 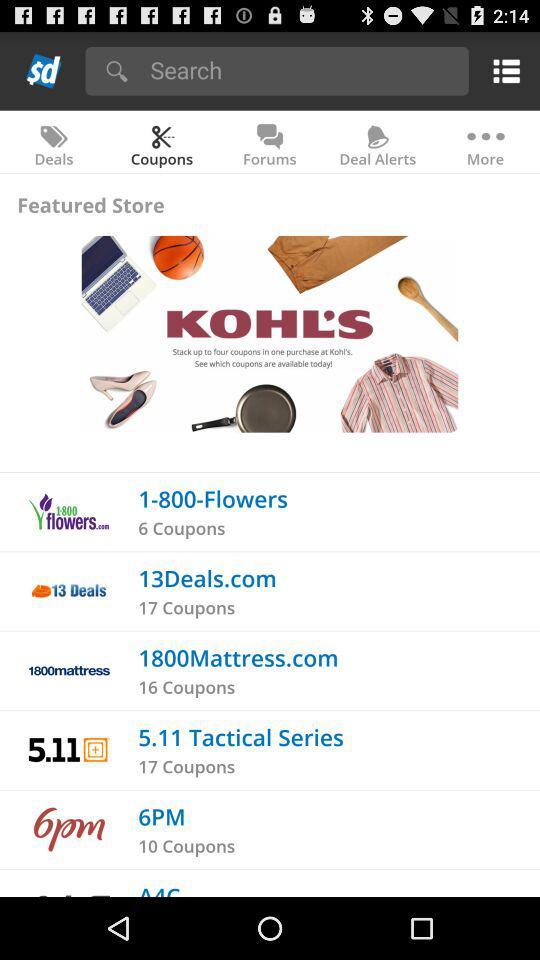 What do you see at coordinates (502, 70) in the screenshot?
I see `open the menu option` at bounding box center [502, 70].